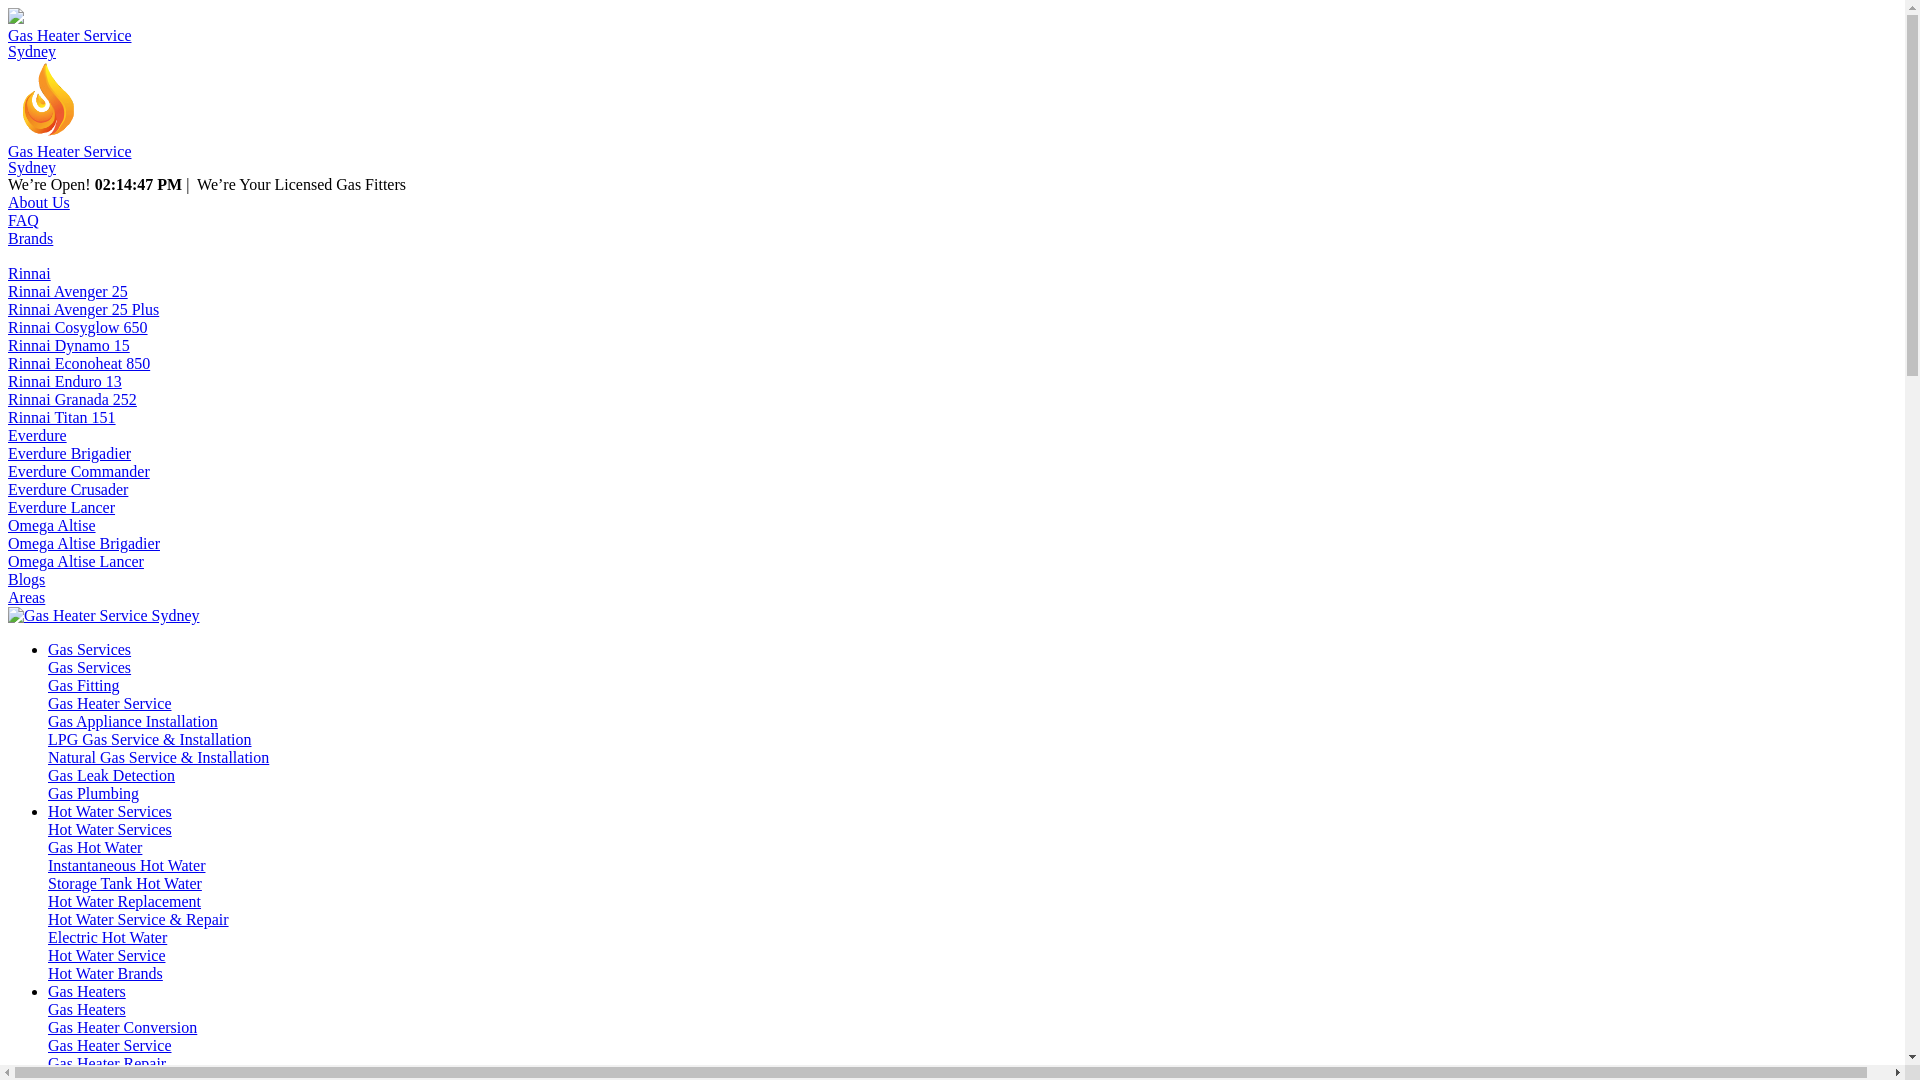 The image size is (1920, 1080). I want to click on 'Rinnai Avenger 25 Plus', so click(82, 309).